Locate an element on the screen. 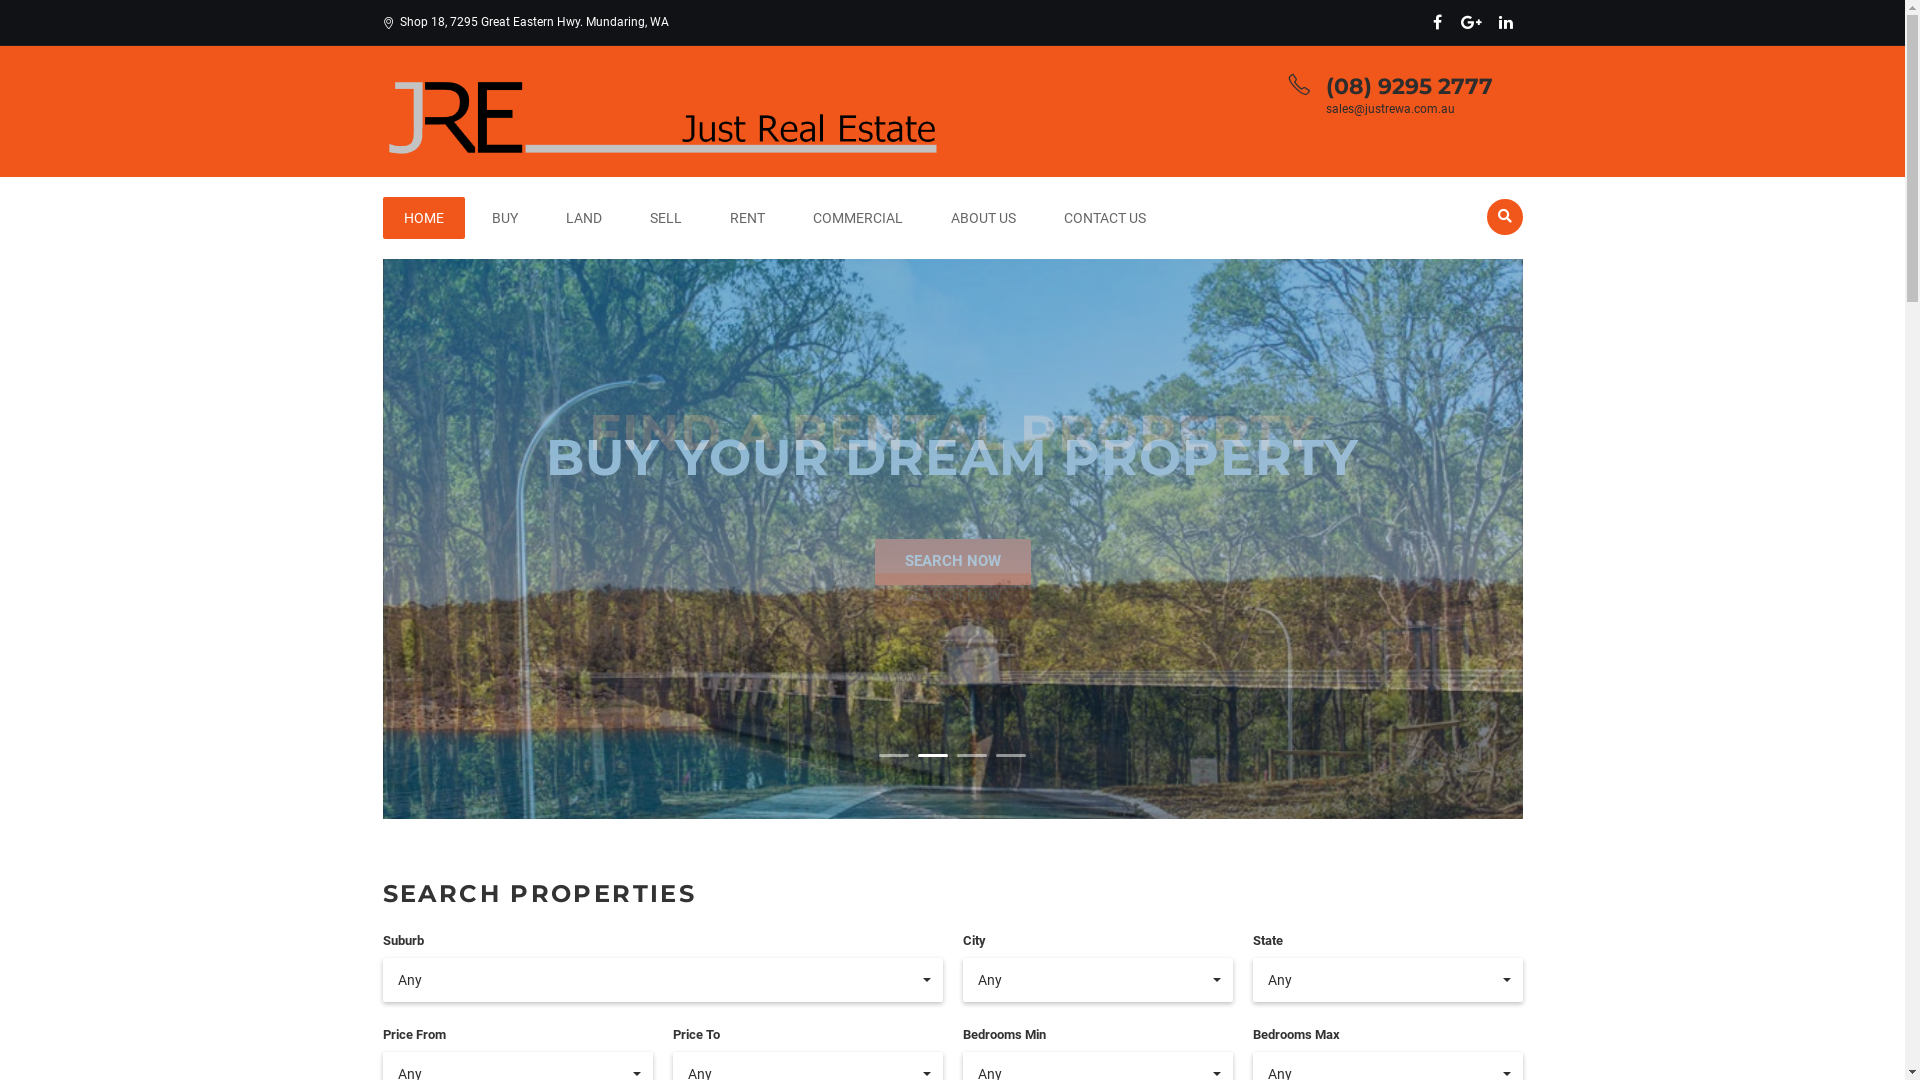  '(08) 9295 2777' is located at coordinates (1408, 85).